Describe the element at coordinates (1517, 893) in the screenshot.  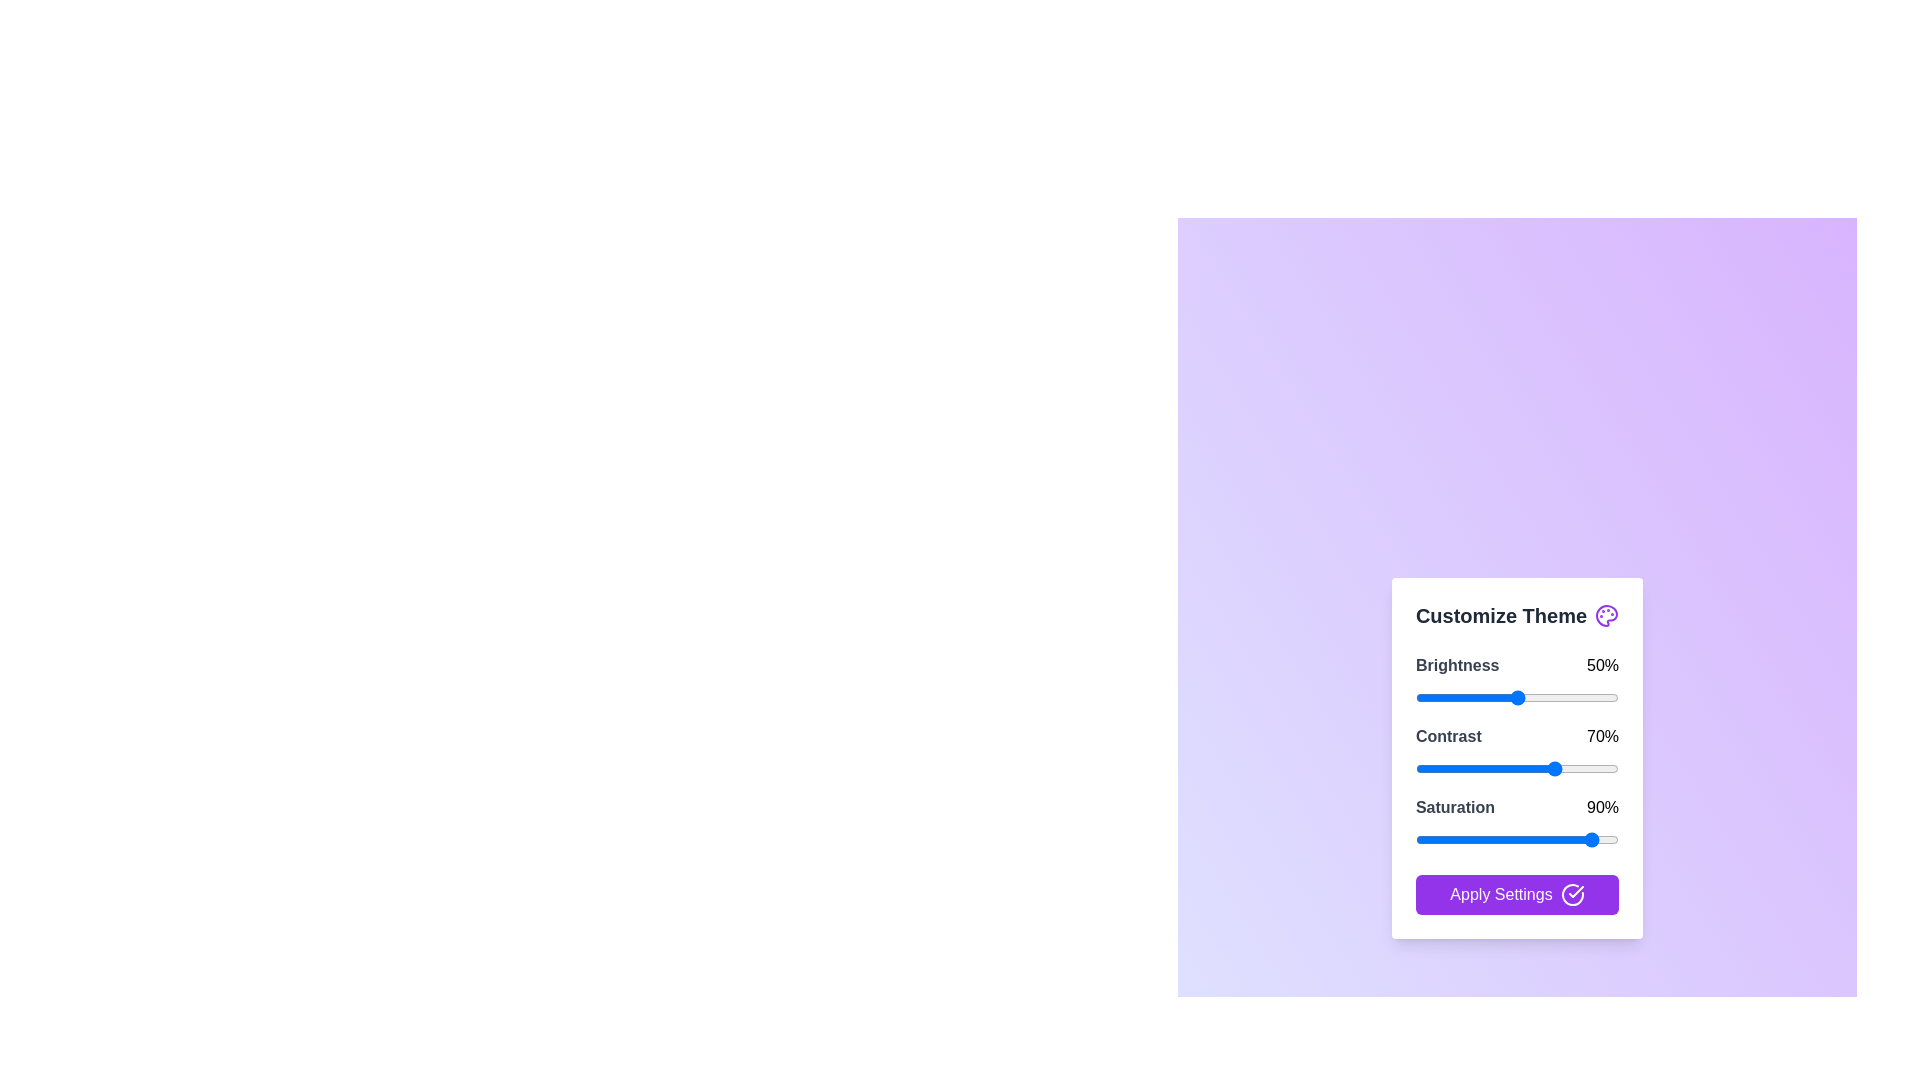
I see `the 'Apply Settings' button to save the changes` at that location.